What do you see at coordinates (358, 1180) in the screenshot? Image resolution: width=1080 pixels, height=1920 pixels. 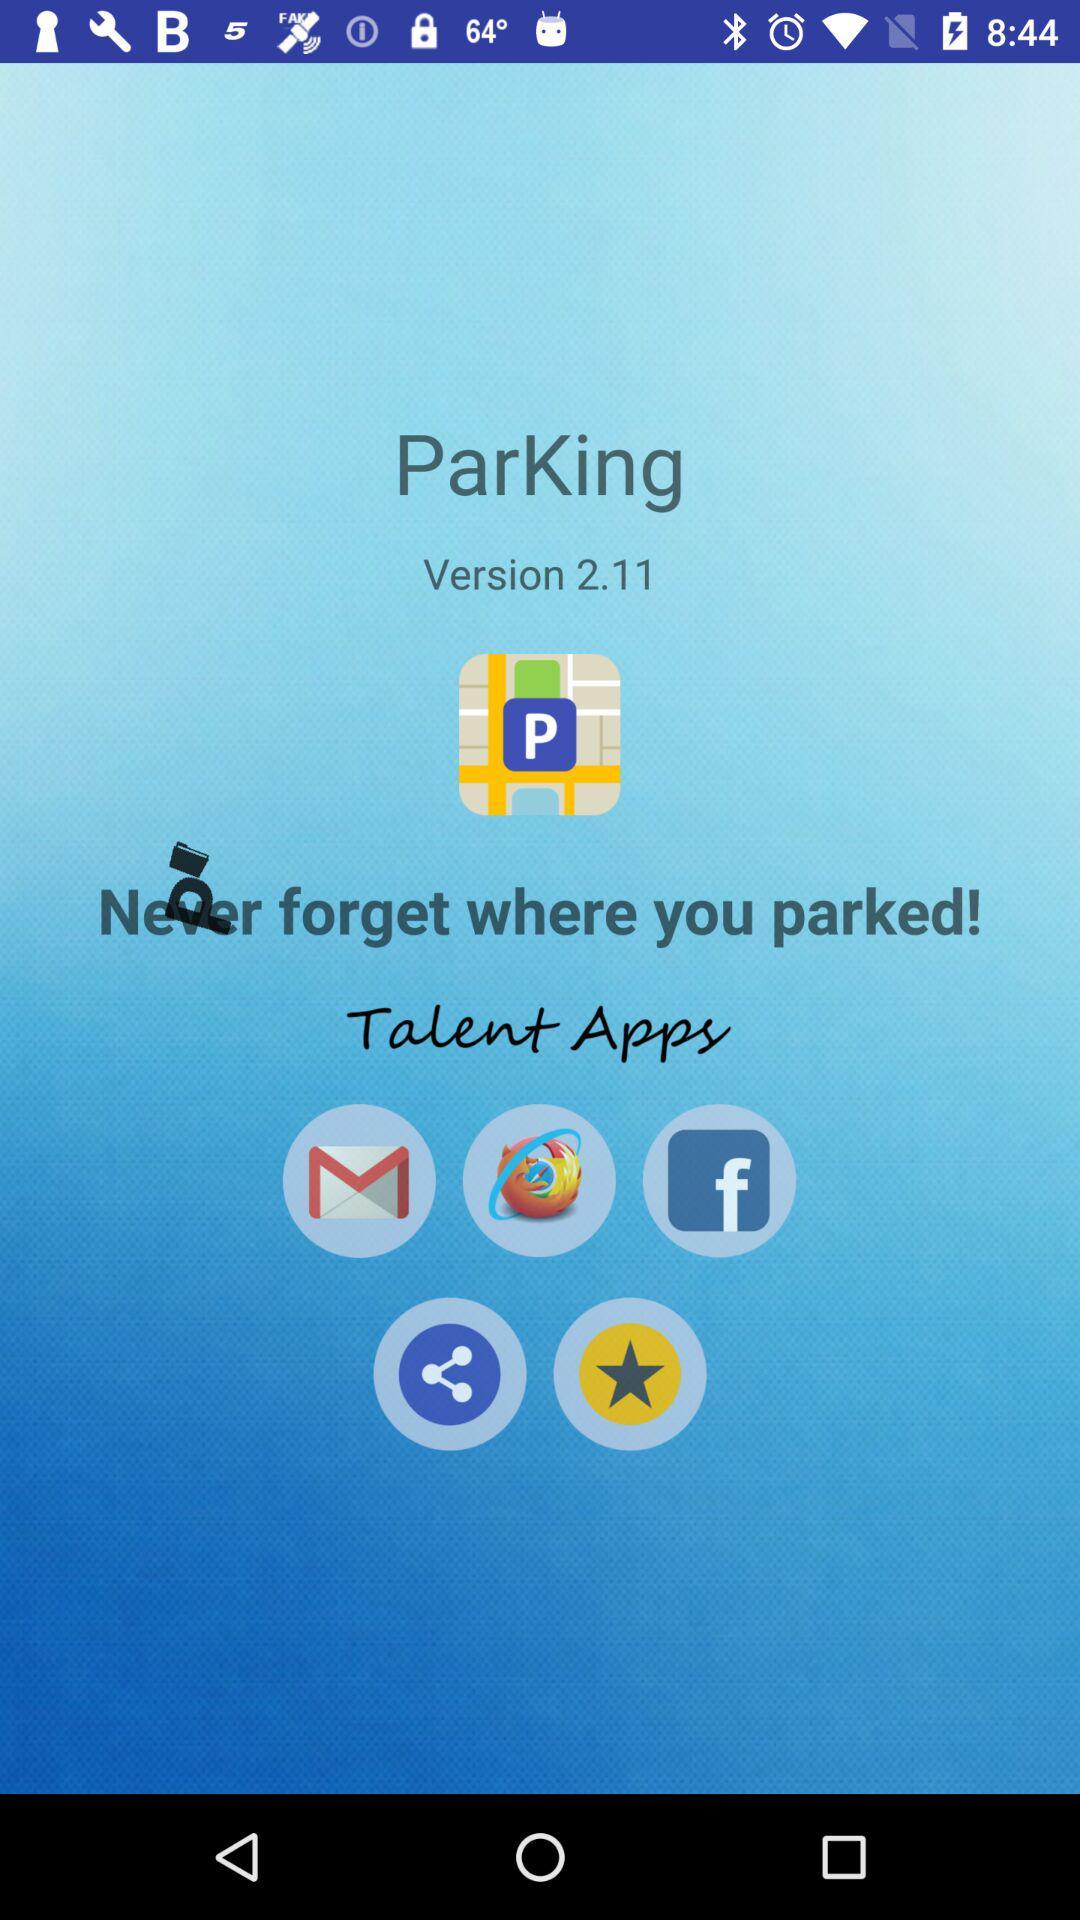 I see `open email` at bounding box center [358, 1180].